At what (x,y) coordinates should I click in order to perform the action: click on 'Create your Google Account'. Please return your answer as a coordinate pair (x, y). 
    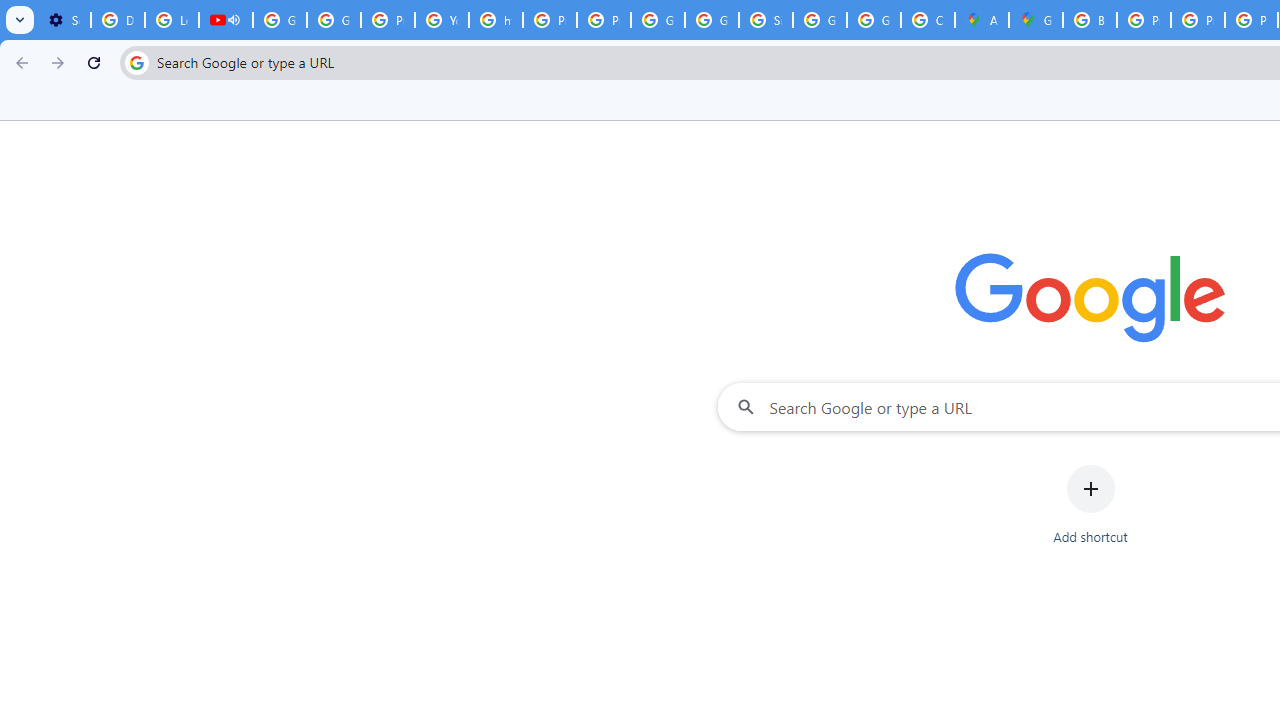
    Looking at the image, I should click on (927, 20).